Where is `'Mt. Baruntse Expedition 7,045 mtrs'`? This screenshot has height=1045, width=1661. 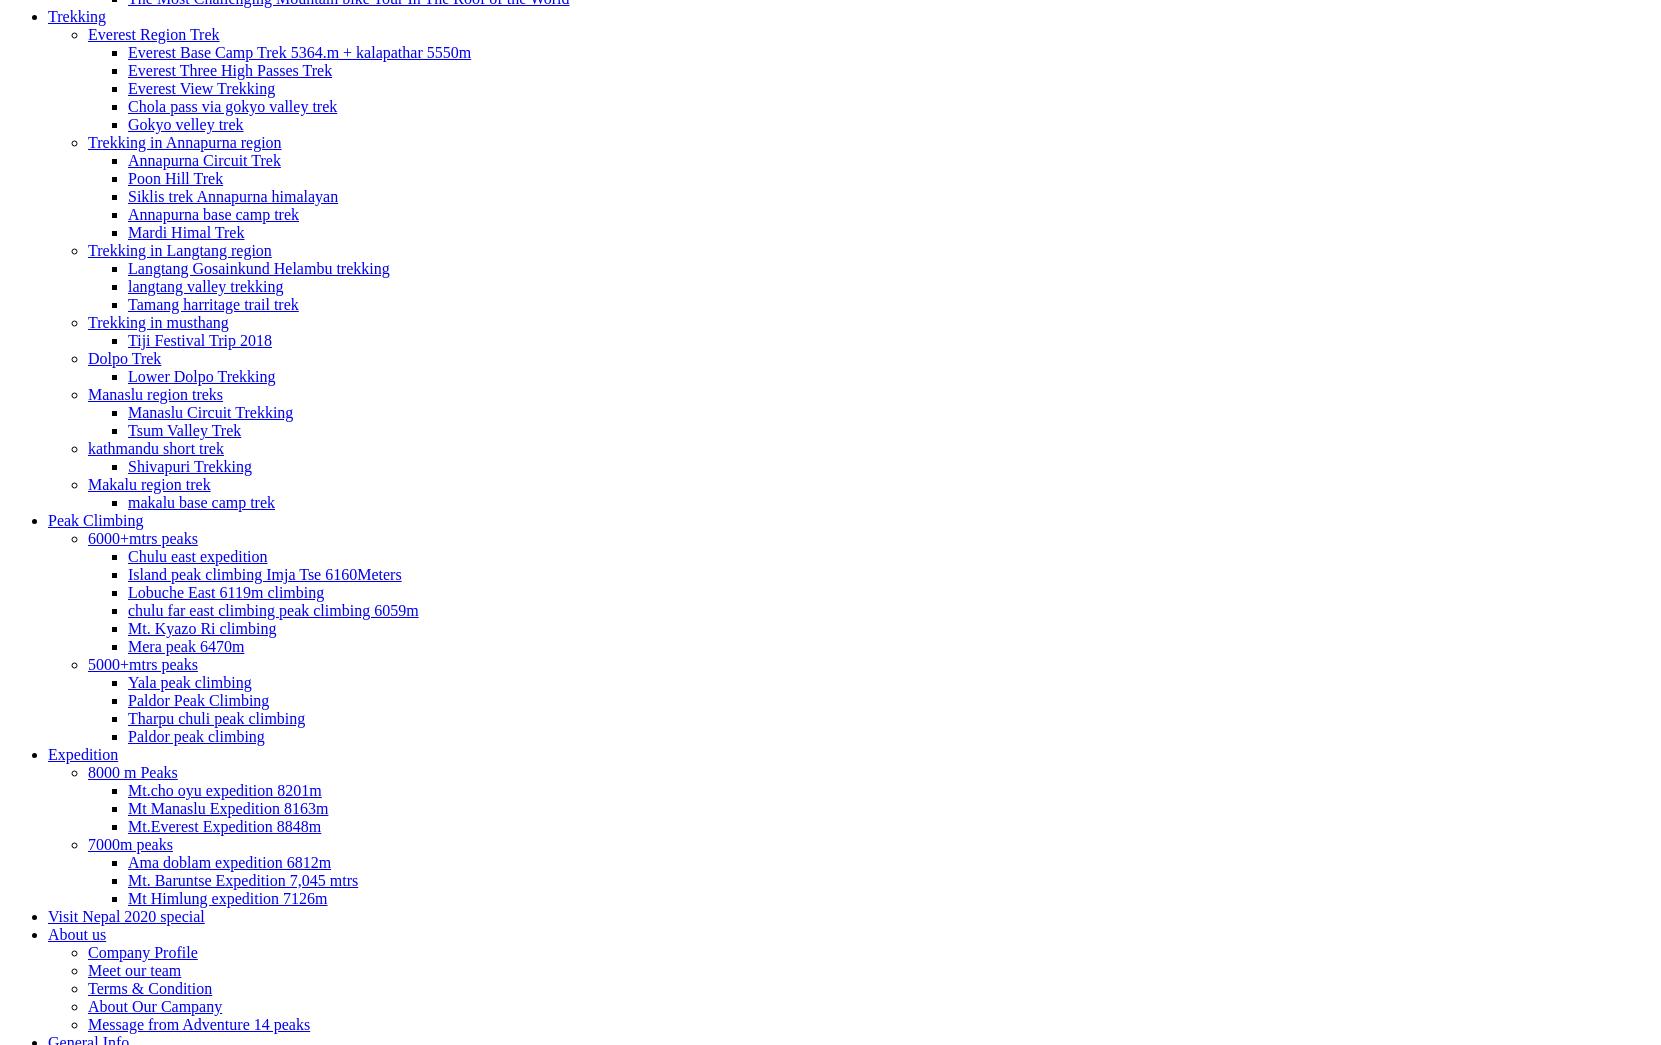 'Mt. Baruntse Expedition 7,045 mtrs' is located at coordinates (242, 879).